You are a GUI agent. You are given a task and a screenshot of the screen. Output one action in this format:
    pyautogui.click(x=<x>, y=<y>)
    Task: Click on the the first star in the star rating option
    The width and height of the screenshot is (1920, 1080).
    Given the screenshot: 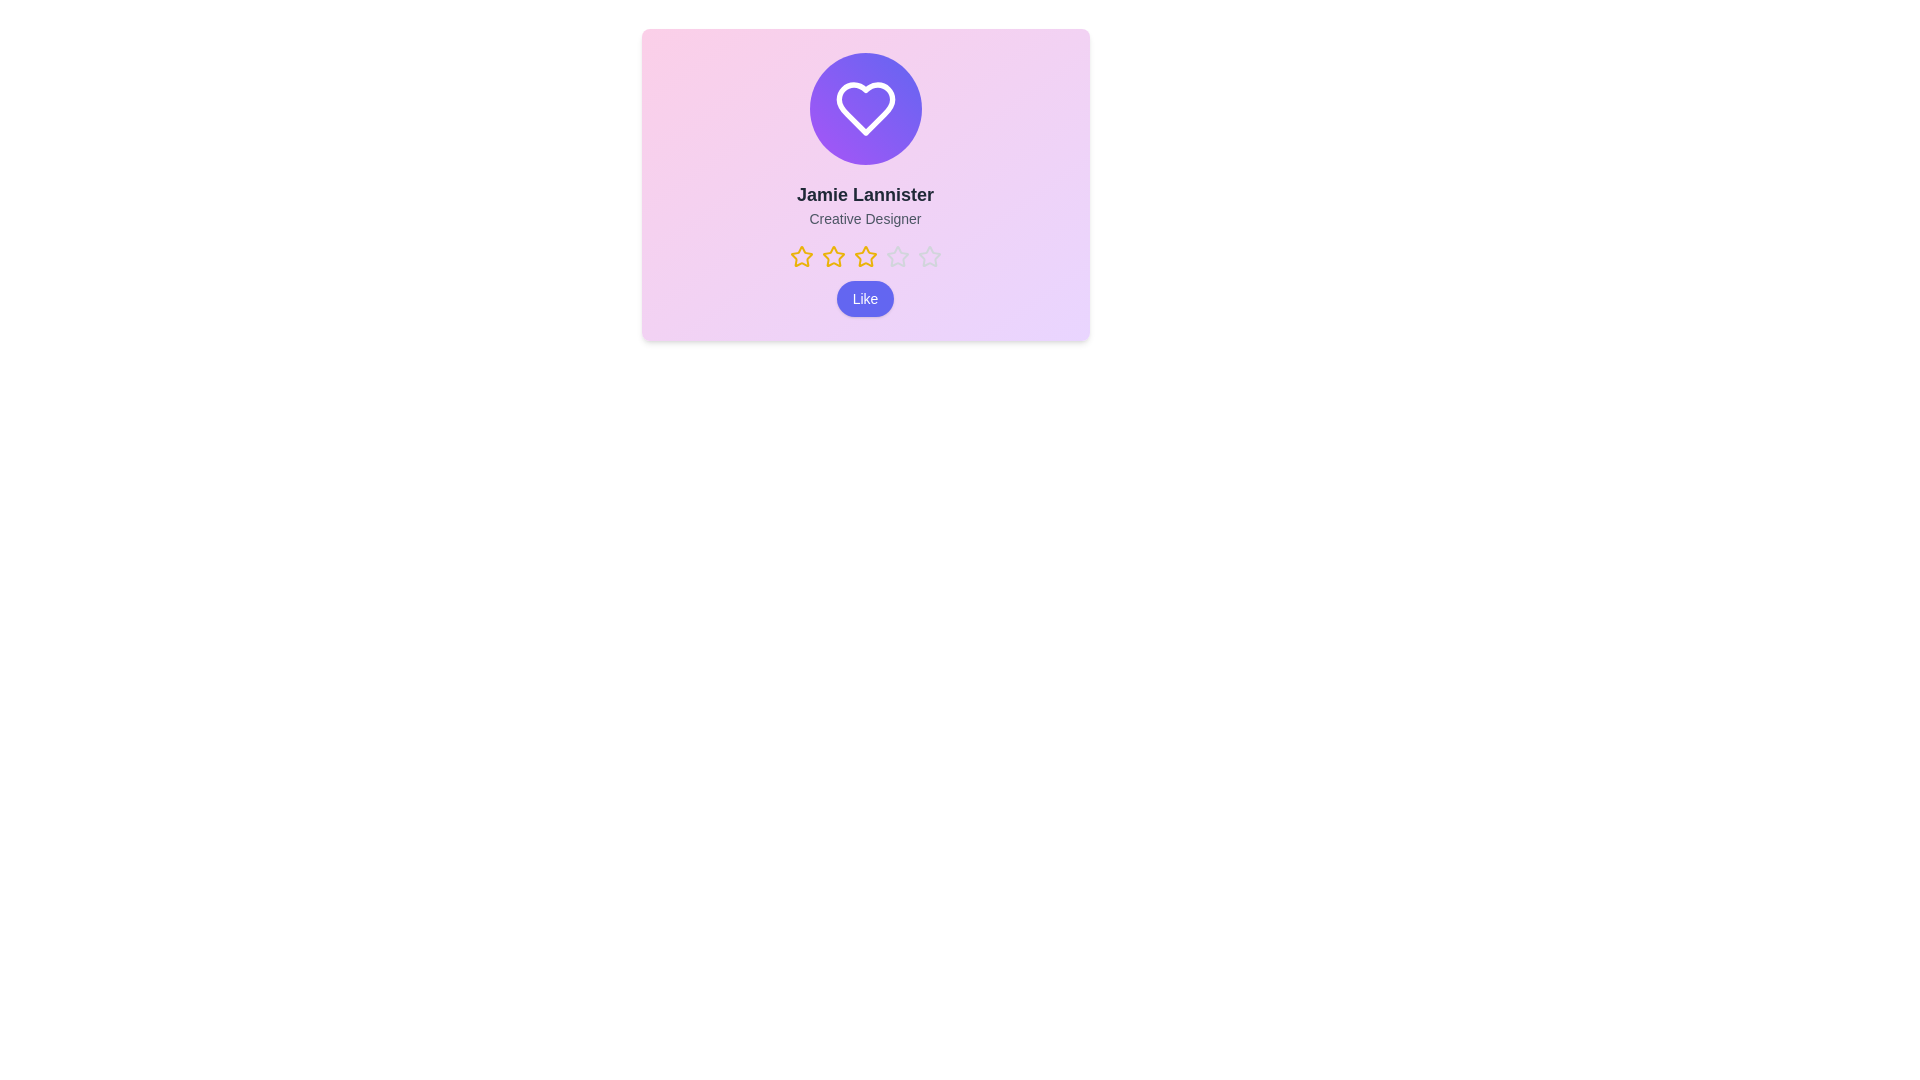 What is the action you would take?
    pyautogui.click(x=801, y=255)
    